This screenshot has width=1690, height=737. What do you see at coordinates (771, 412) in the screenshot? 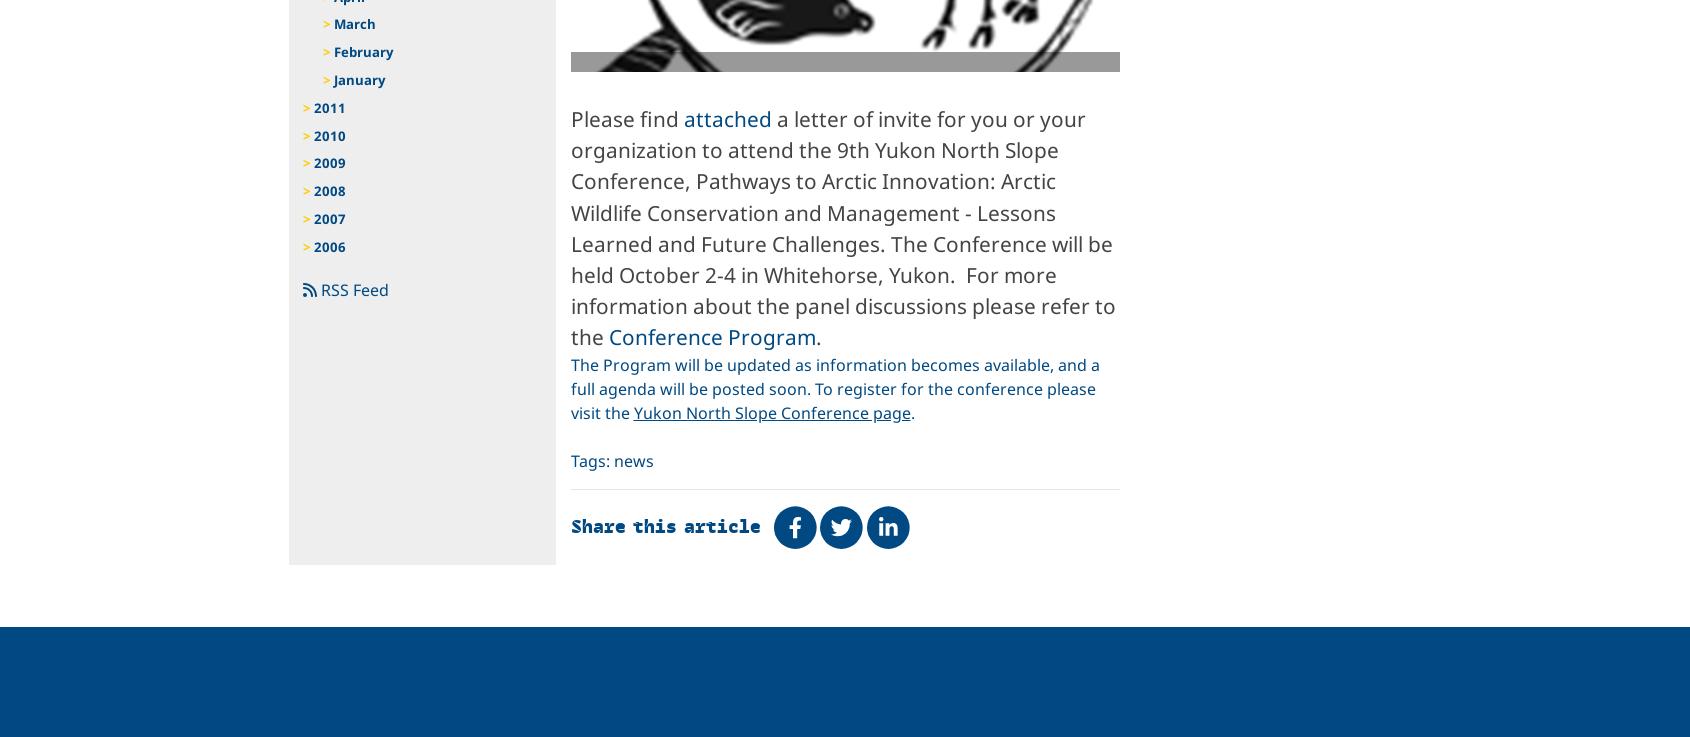
I see `'Yukon North Slope Conference page'` at bounding box center [771, 412].